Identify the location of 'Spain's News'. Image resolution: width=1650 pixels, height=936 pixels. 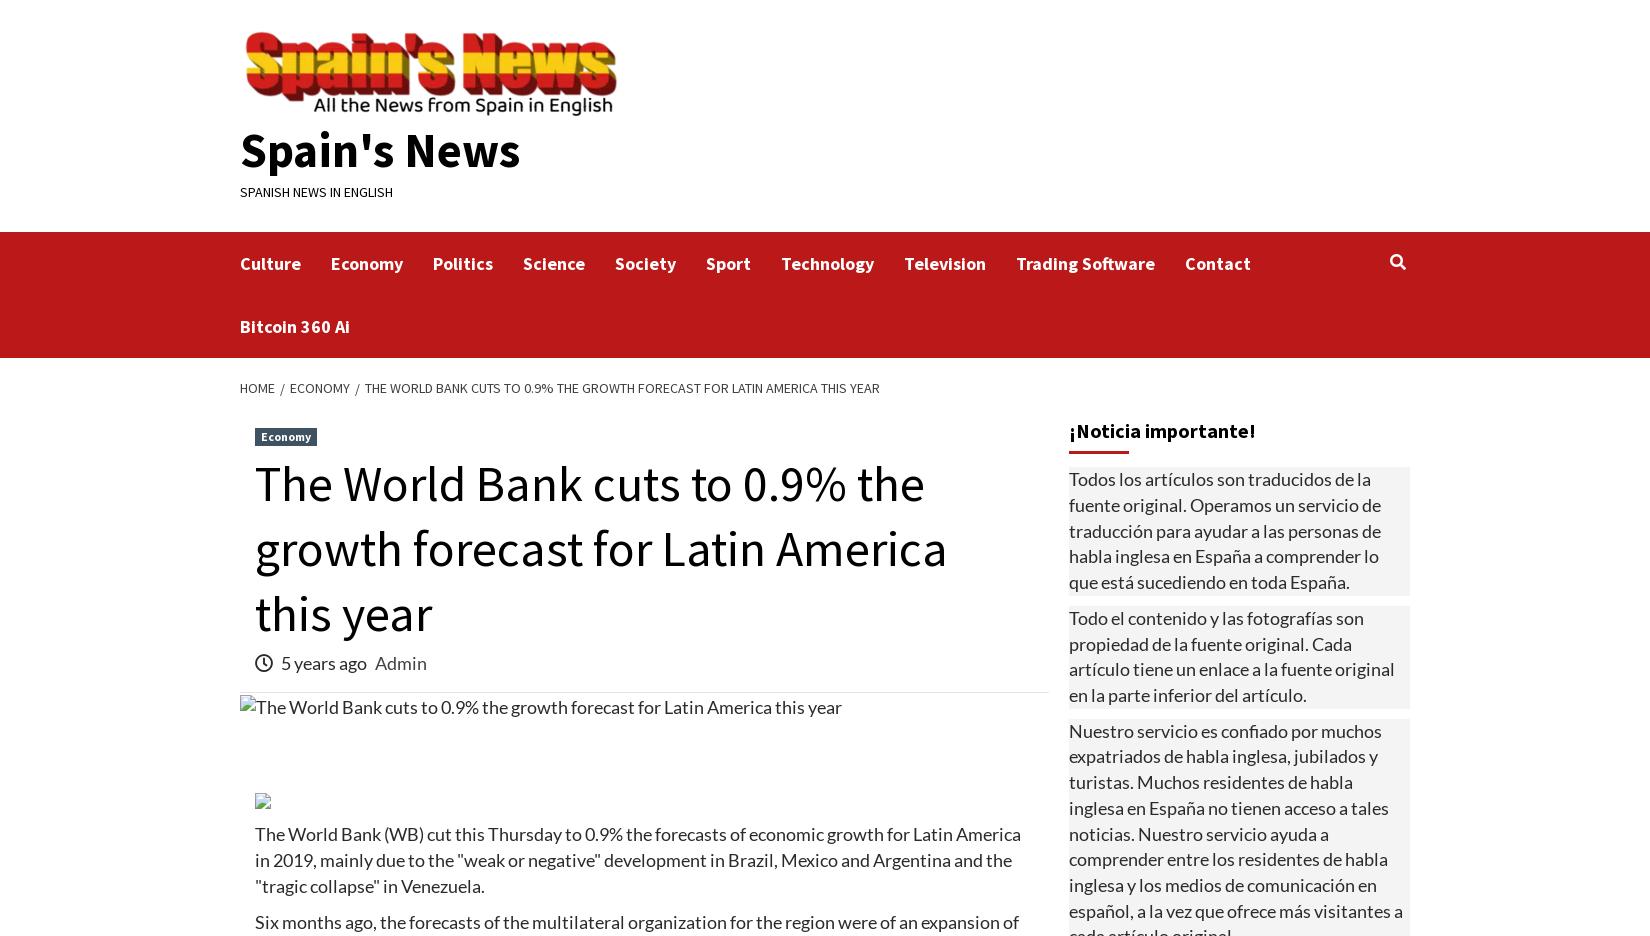
(379, 150).